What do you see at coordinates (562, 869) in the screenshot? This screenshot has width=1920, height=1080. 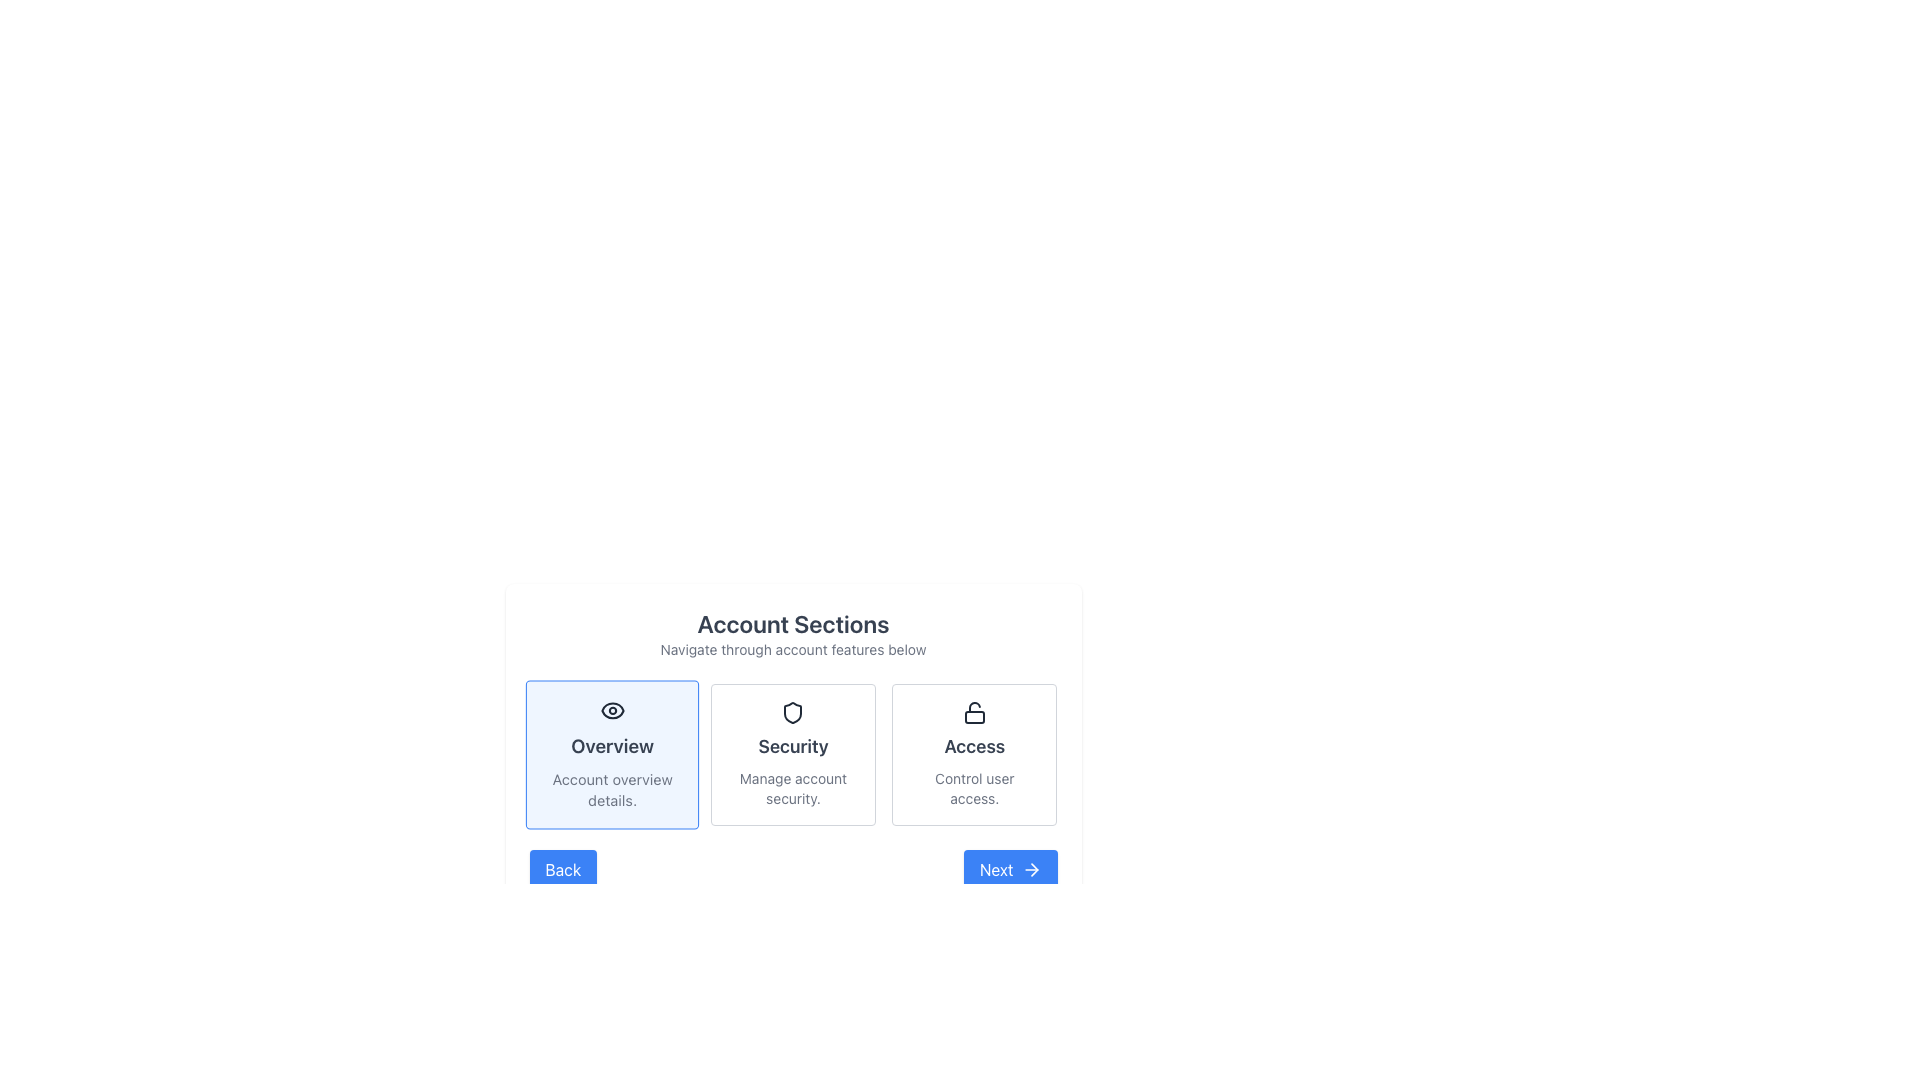 I see `the 'Back' button located in the bottom-left corner of the 'Account Sections' interface to observe the hover color change` at bounding box center [562, 869].